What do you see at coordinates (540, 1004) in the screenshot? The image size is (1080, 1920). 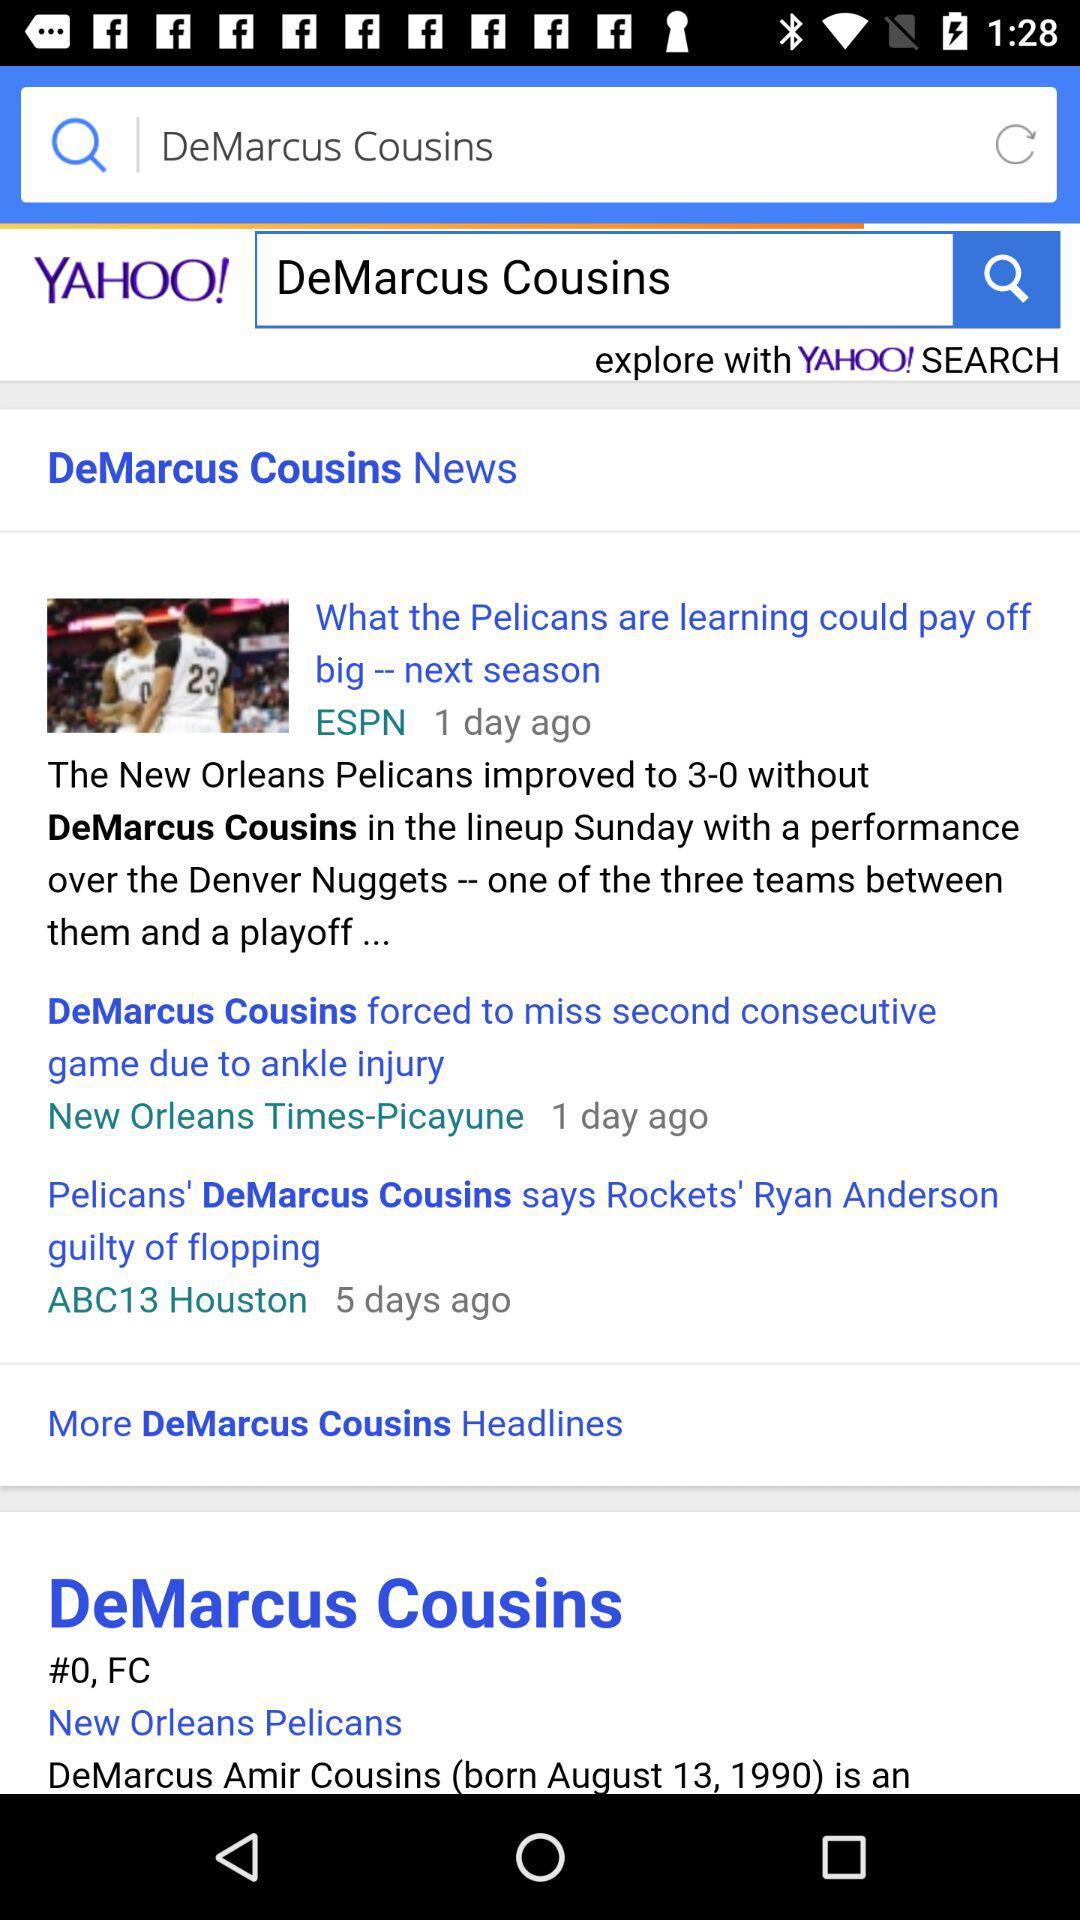 I see `search results` at bounding box center [540, 1004].